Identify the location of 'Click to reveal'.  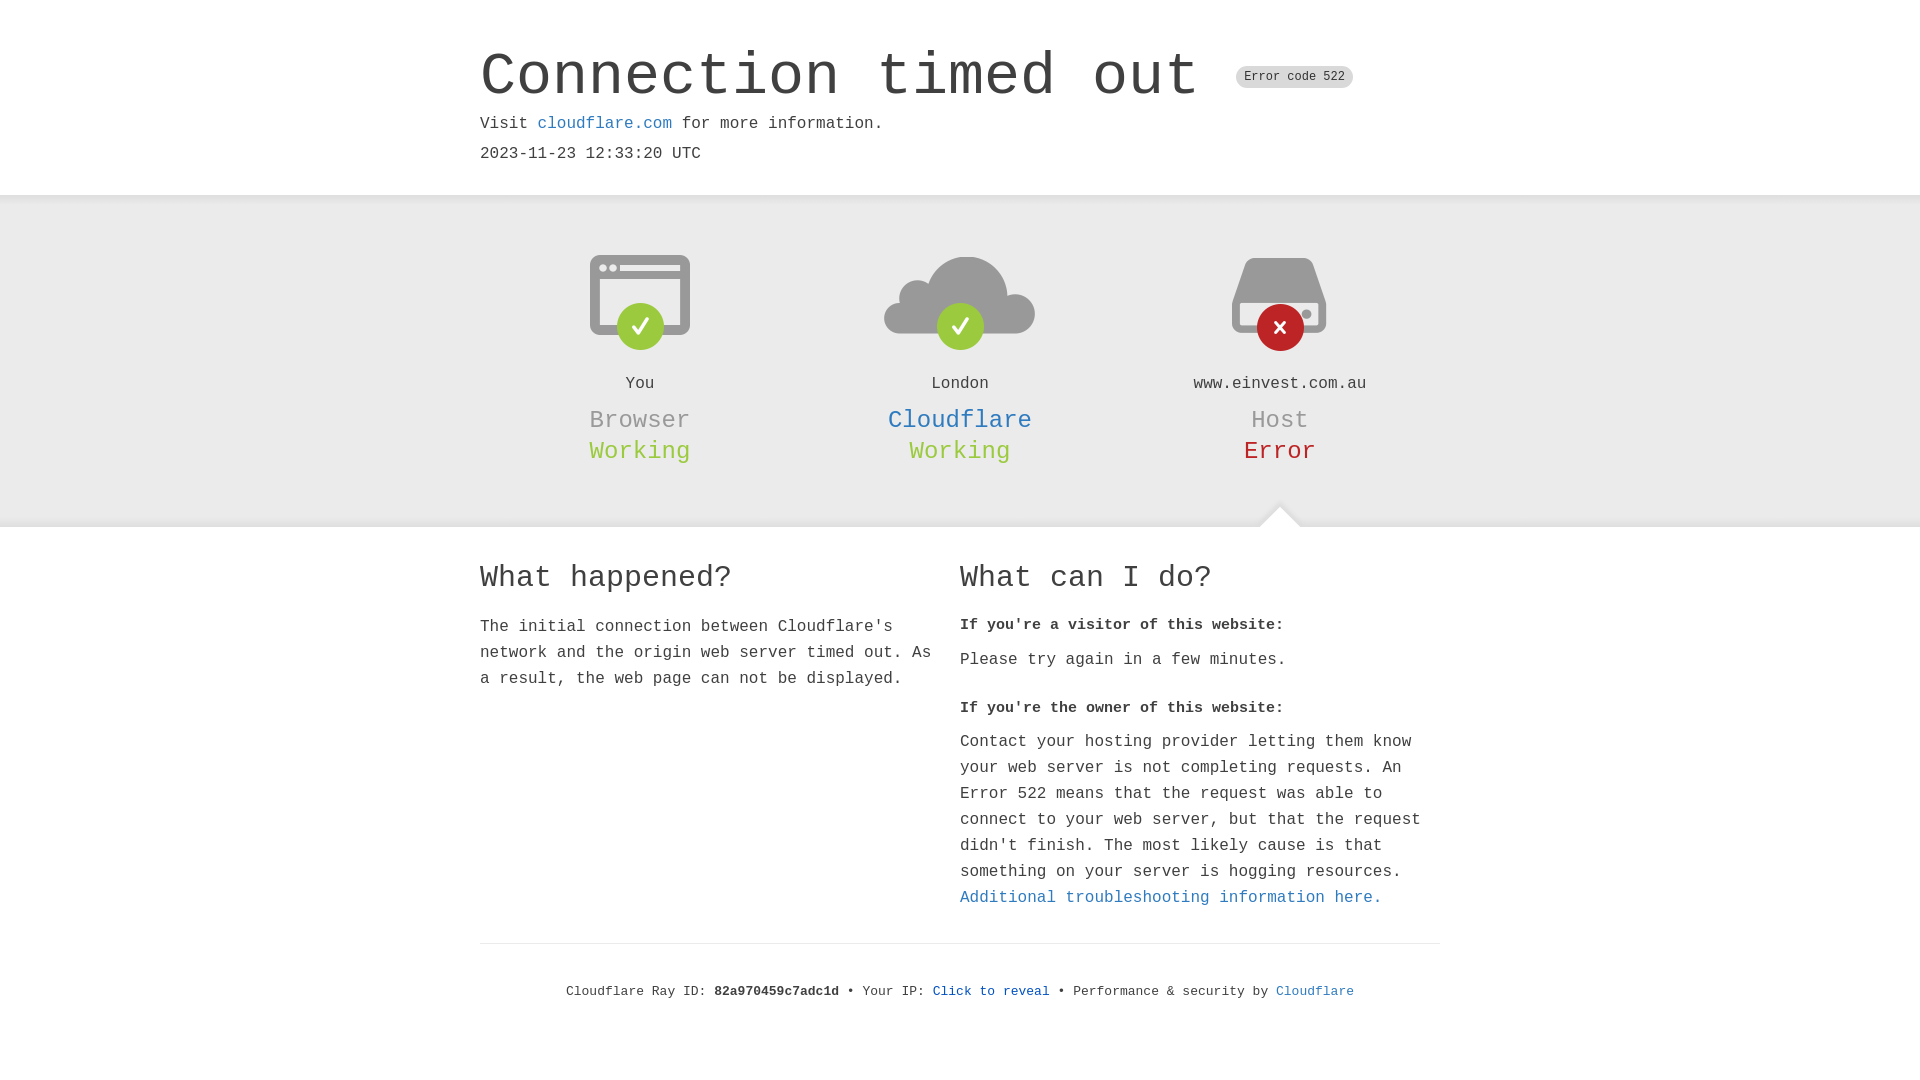
(991, 991).